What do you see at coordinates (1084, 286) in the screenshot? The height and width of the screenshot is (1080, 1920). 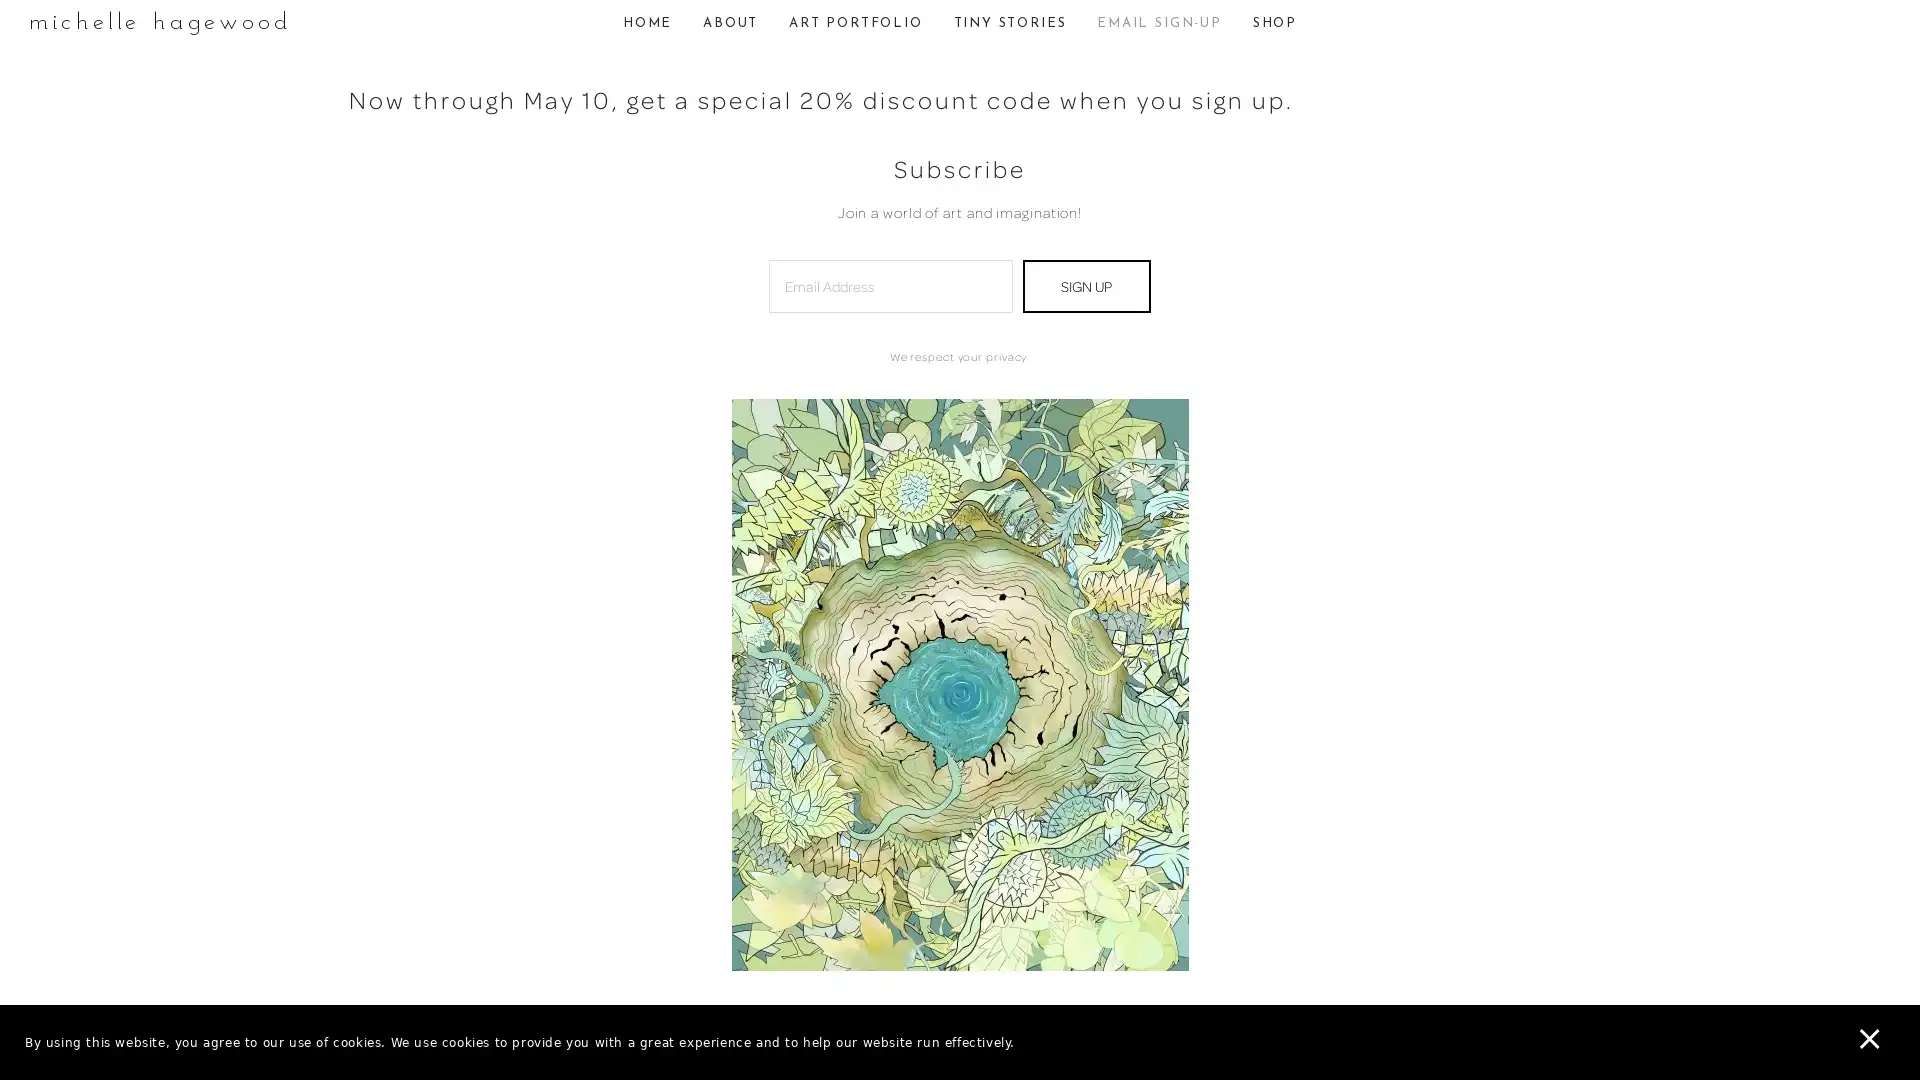 I see `SIGN UP` at bounding box center [1084, 286].